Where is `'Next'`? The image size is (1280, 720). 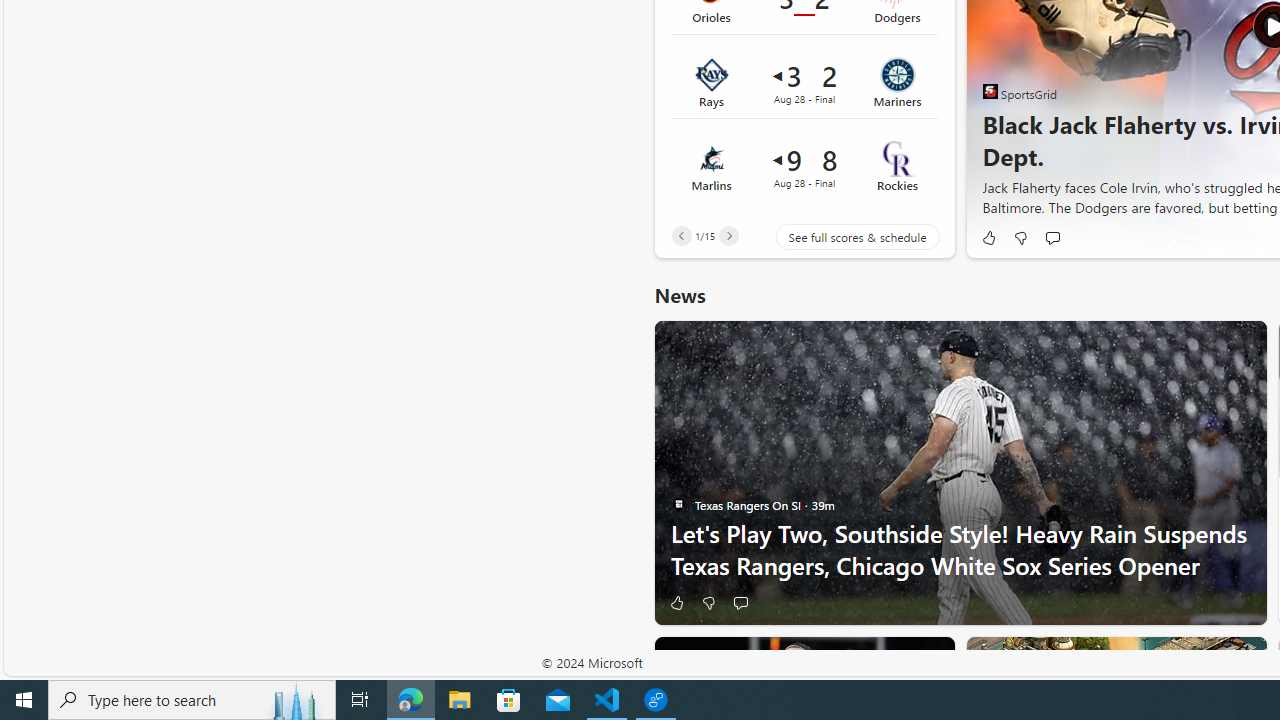 'Next' is located at coordinates (727, 235).